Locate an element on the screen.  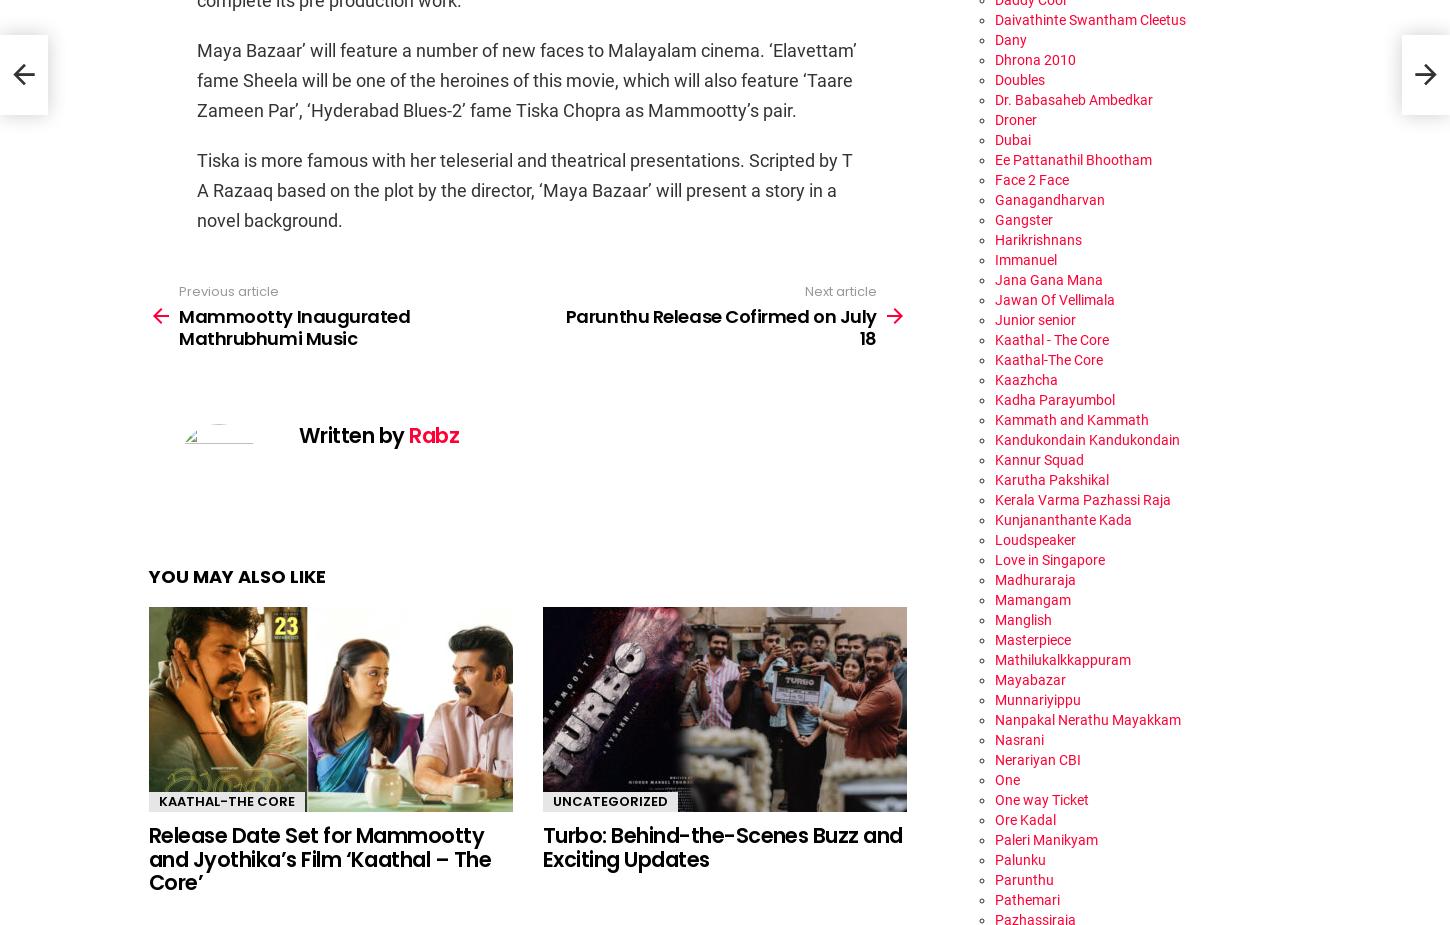
'Written by' is located at coordinates (353, 433).